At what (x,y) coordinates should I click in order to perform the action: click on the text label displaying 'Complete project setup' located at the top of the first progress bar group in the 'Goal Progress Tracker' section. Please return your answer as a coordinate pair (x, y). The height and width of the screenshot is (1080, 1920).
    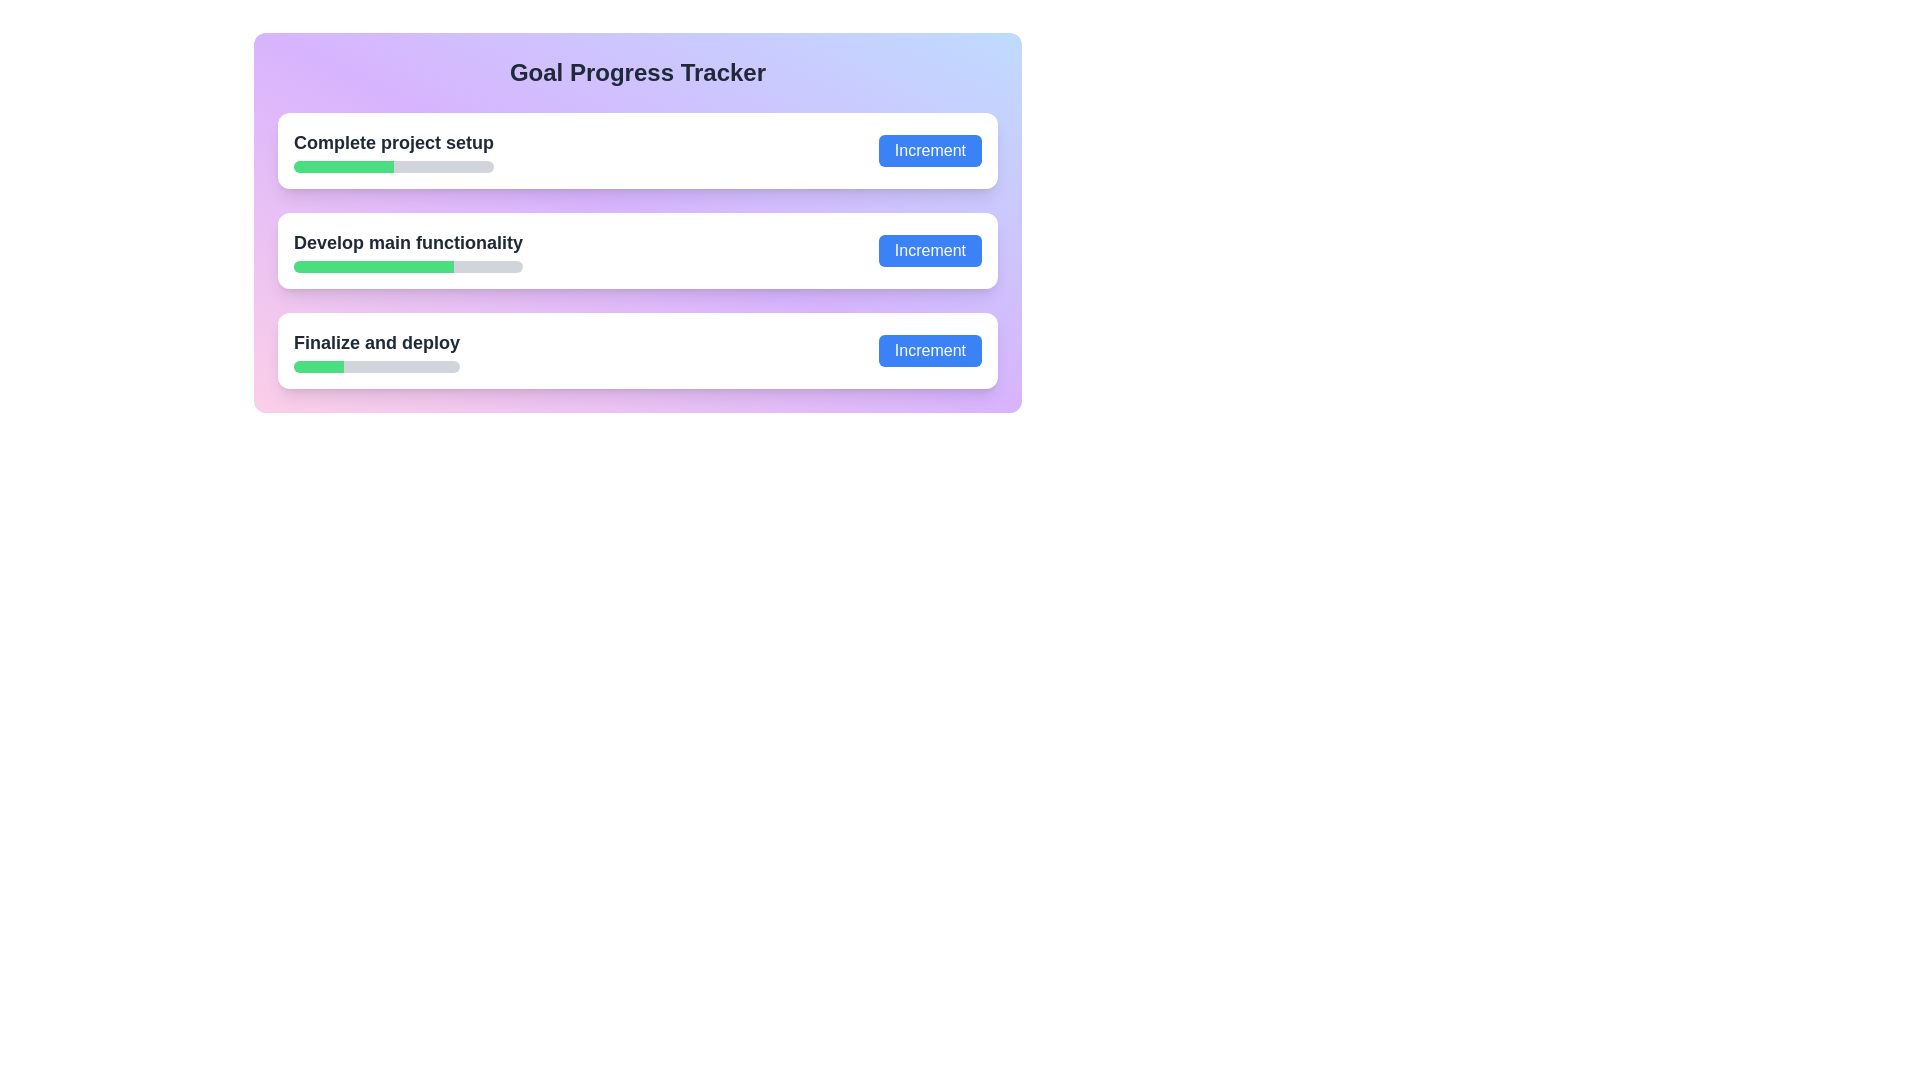
    Looking at the image, I should click on (393, 141).